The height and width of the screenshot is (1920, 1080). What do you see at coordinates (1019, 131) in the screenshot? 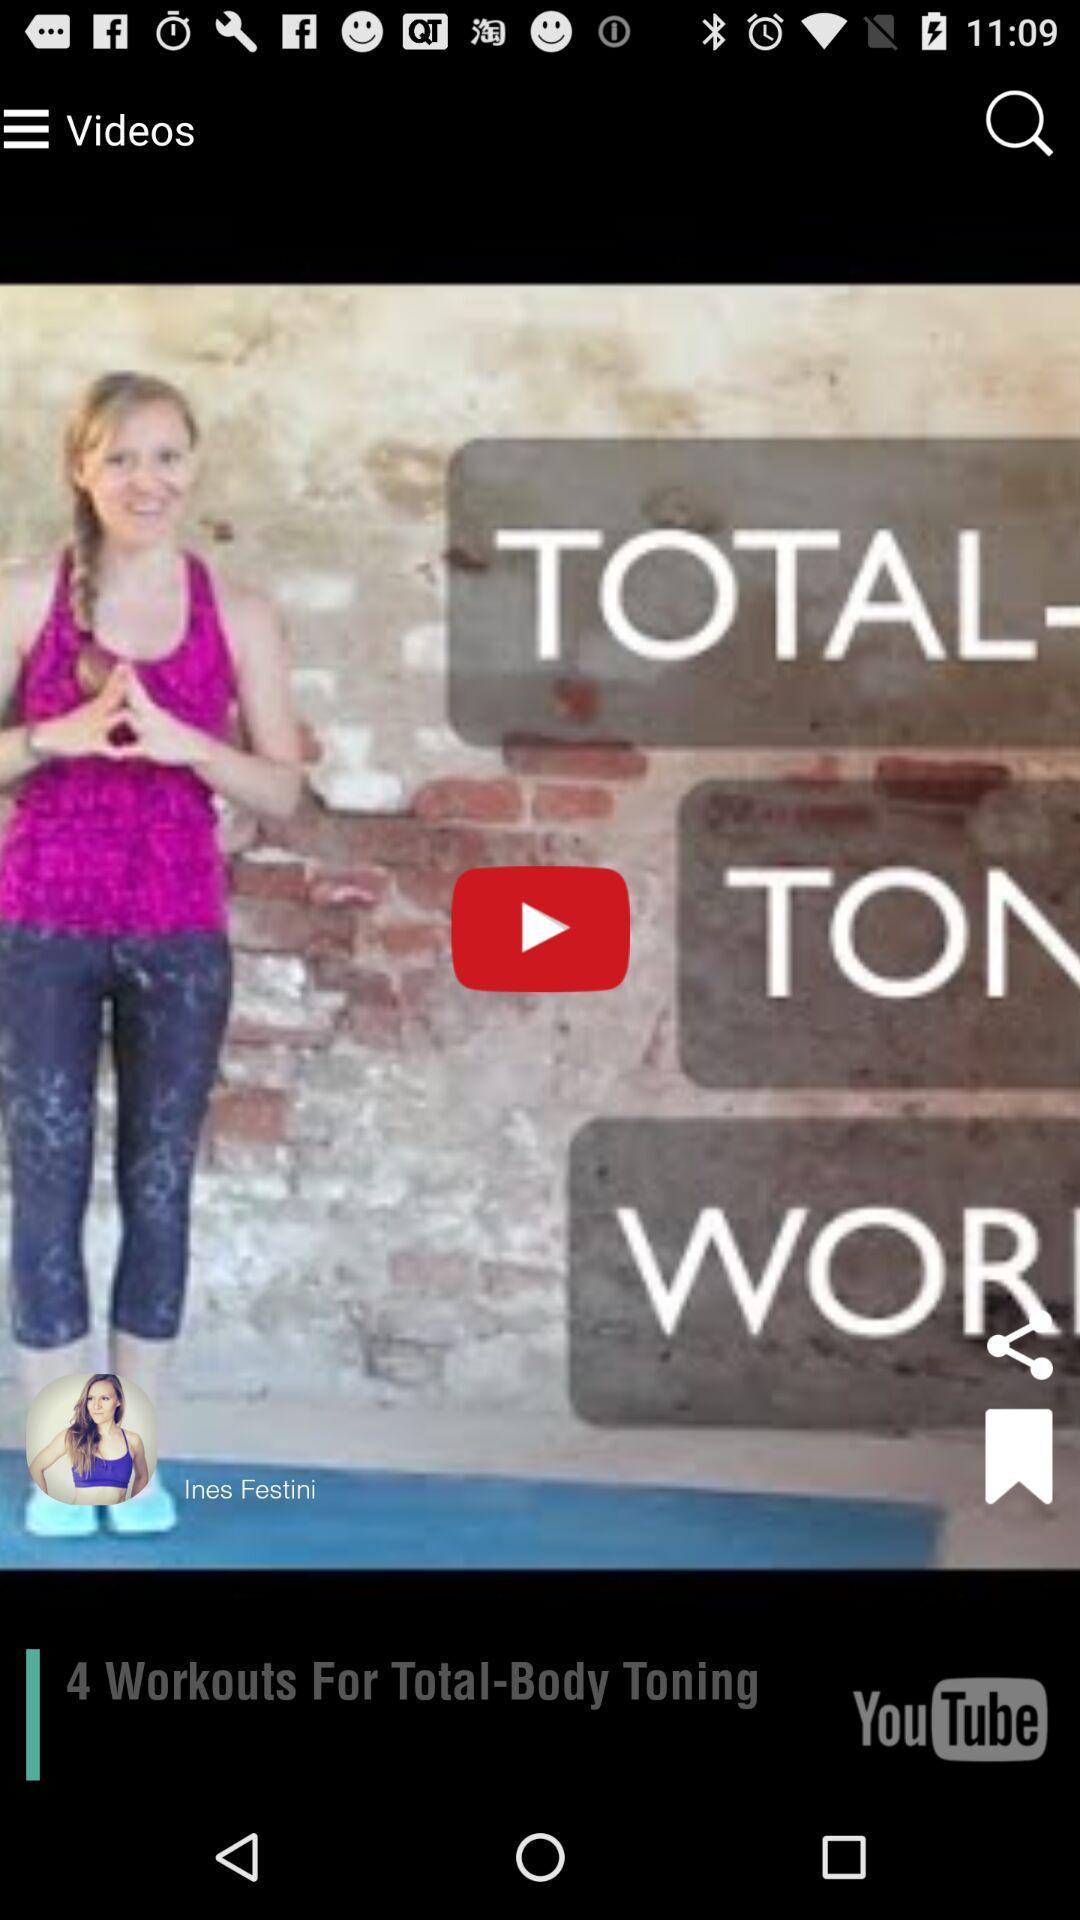
I see `the search icon` at bounding box center [1019, 131].